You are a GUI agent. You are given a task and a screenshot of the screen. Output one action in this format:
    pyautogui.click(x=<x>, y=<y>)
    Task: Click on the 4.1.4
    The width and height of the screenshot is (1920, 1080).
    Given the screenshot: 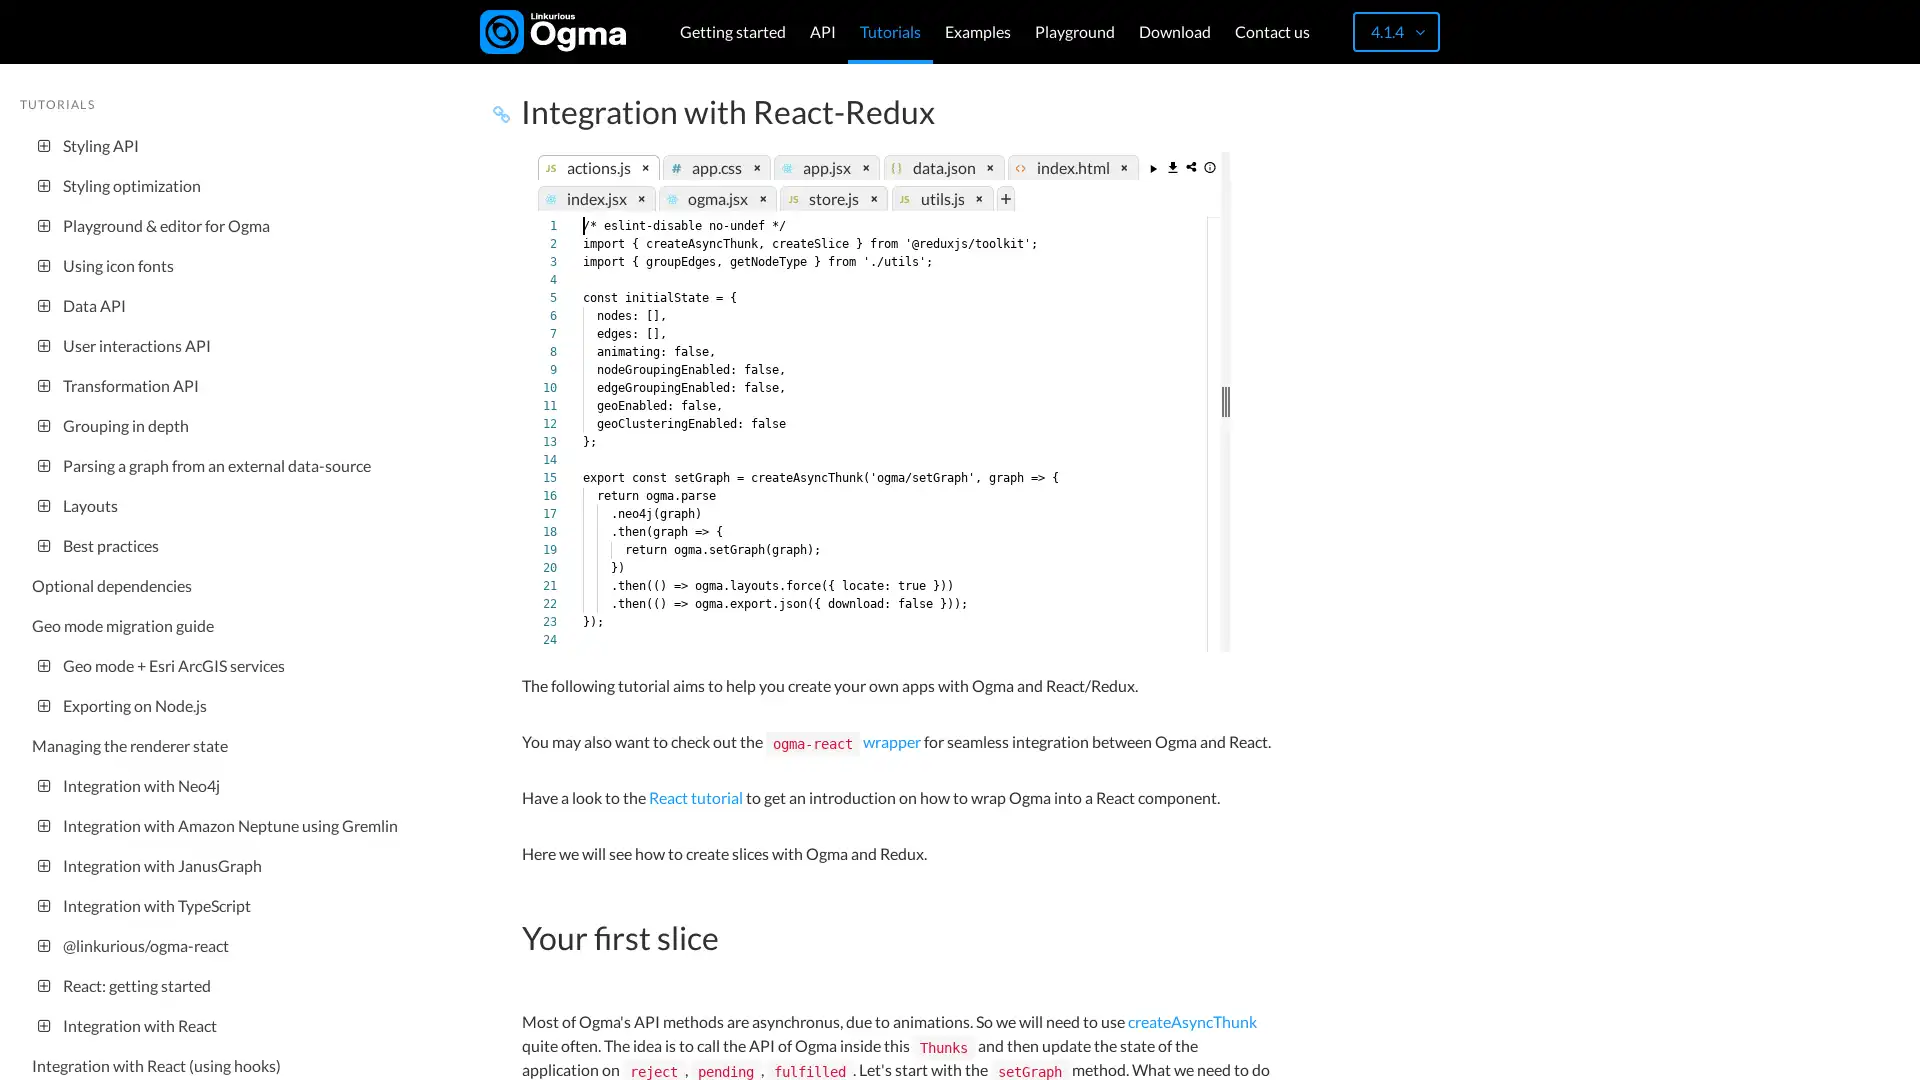 What is the action you would take?
    pyautogui.click(x=1395, y=31)
    